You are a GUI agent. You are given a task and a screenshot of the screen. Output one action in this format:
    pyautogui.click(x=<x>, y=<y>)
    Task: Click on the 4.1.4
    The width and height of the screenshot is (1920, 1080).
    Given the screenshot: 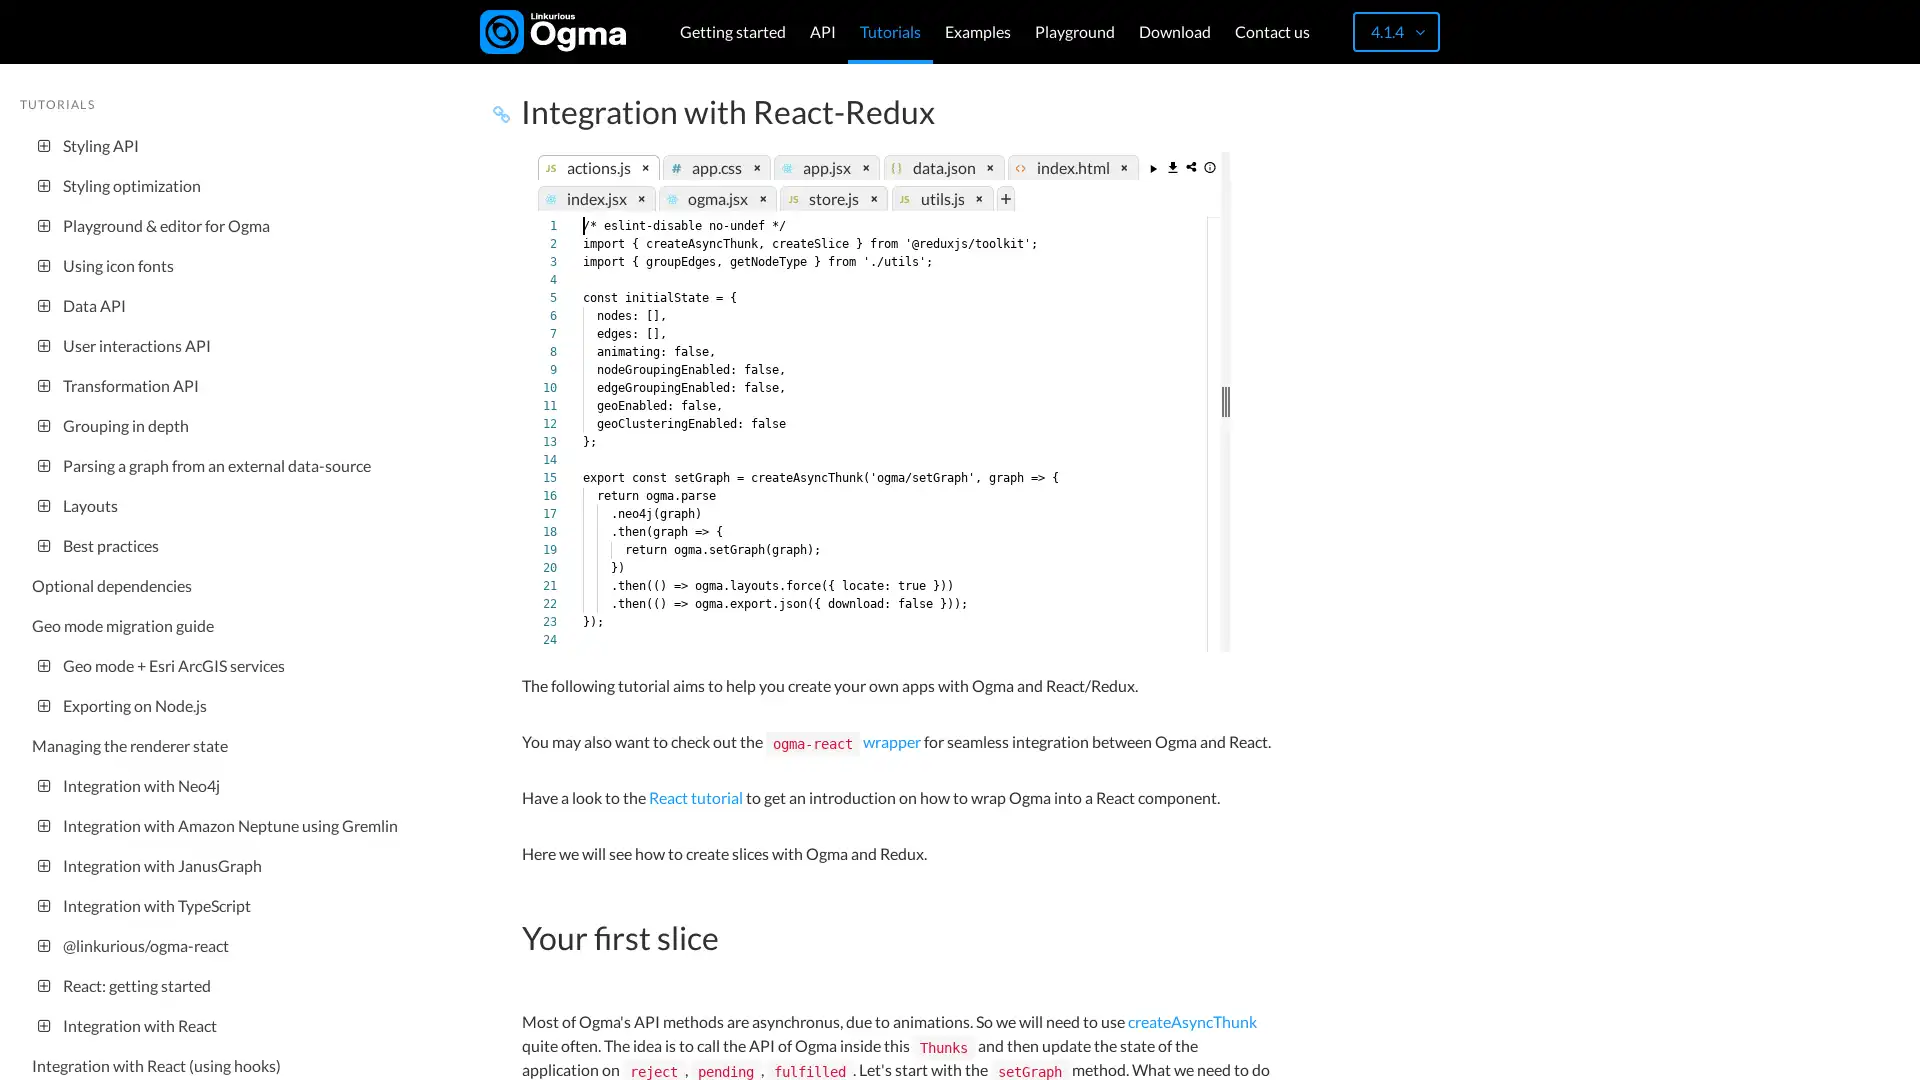 What is the action you would take?
    pyautogui.click(x=1395, y=31)
    